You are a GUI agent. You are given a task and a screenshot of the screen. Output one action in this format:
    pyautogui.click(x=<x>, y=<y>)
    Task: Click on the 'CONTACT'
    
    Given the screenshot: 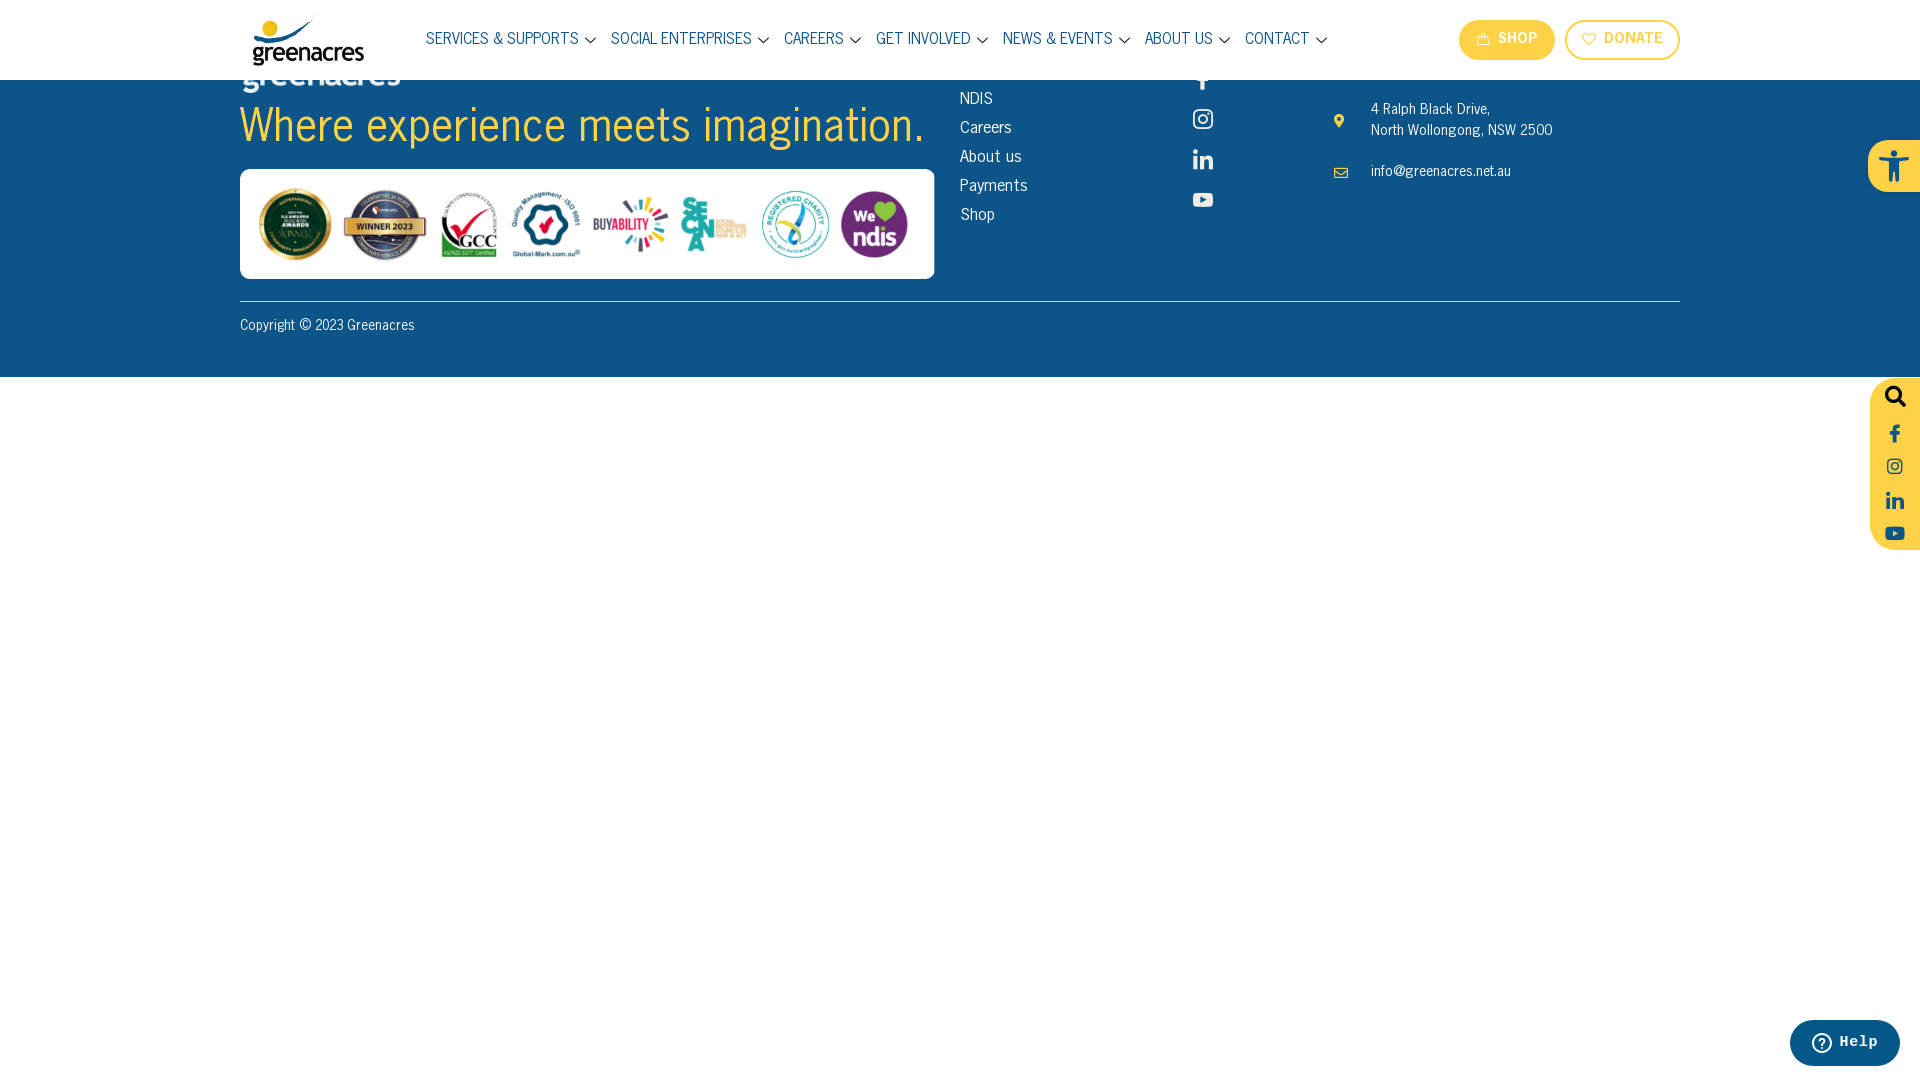 What is the action you would take?
    pyautogui.click(x=1288, y=39)
    